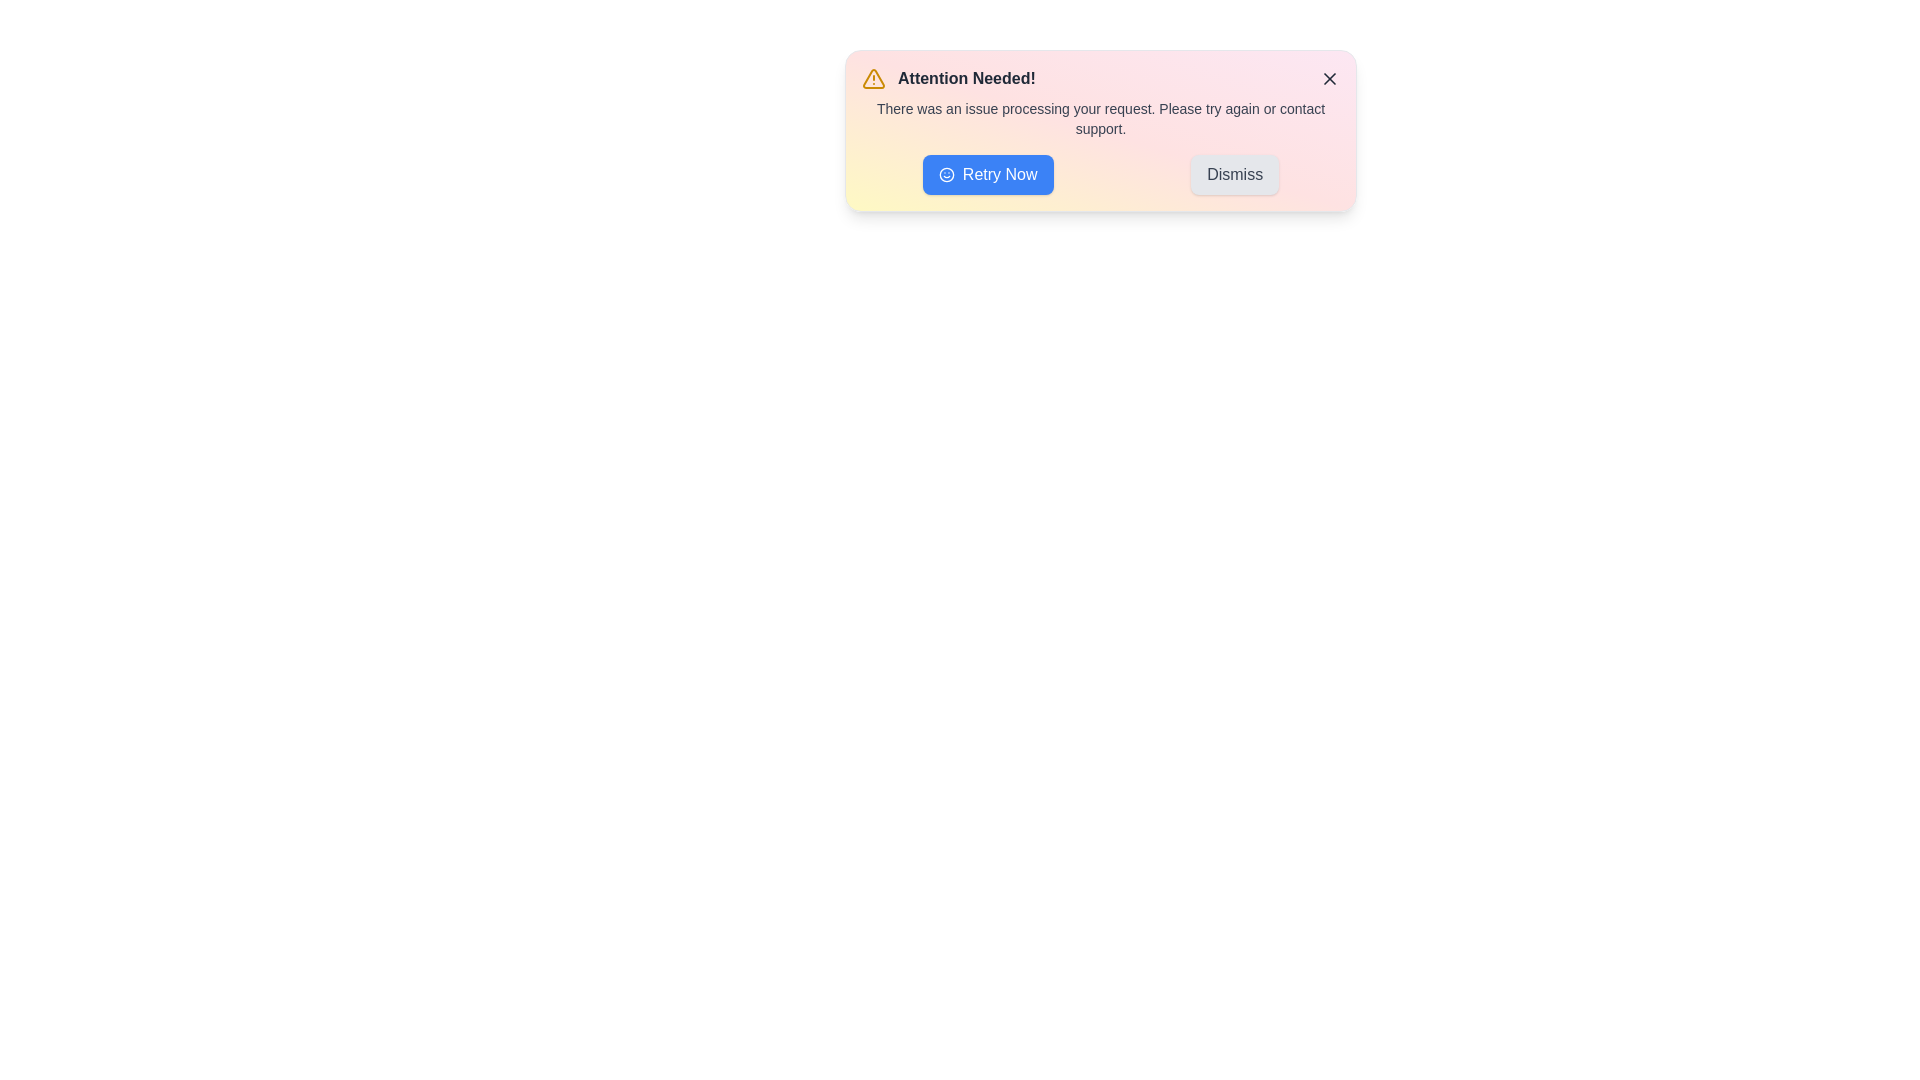  Describe the element at coordinates (1329, 77) in the screenshot. I see `close button to dismiss the alert` at that location.